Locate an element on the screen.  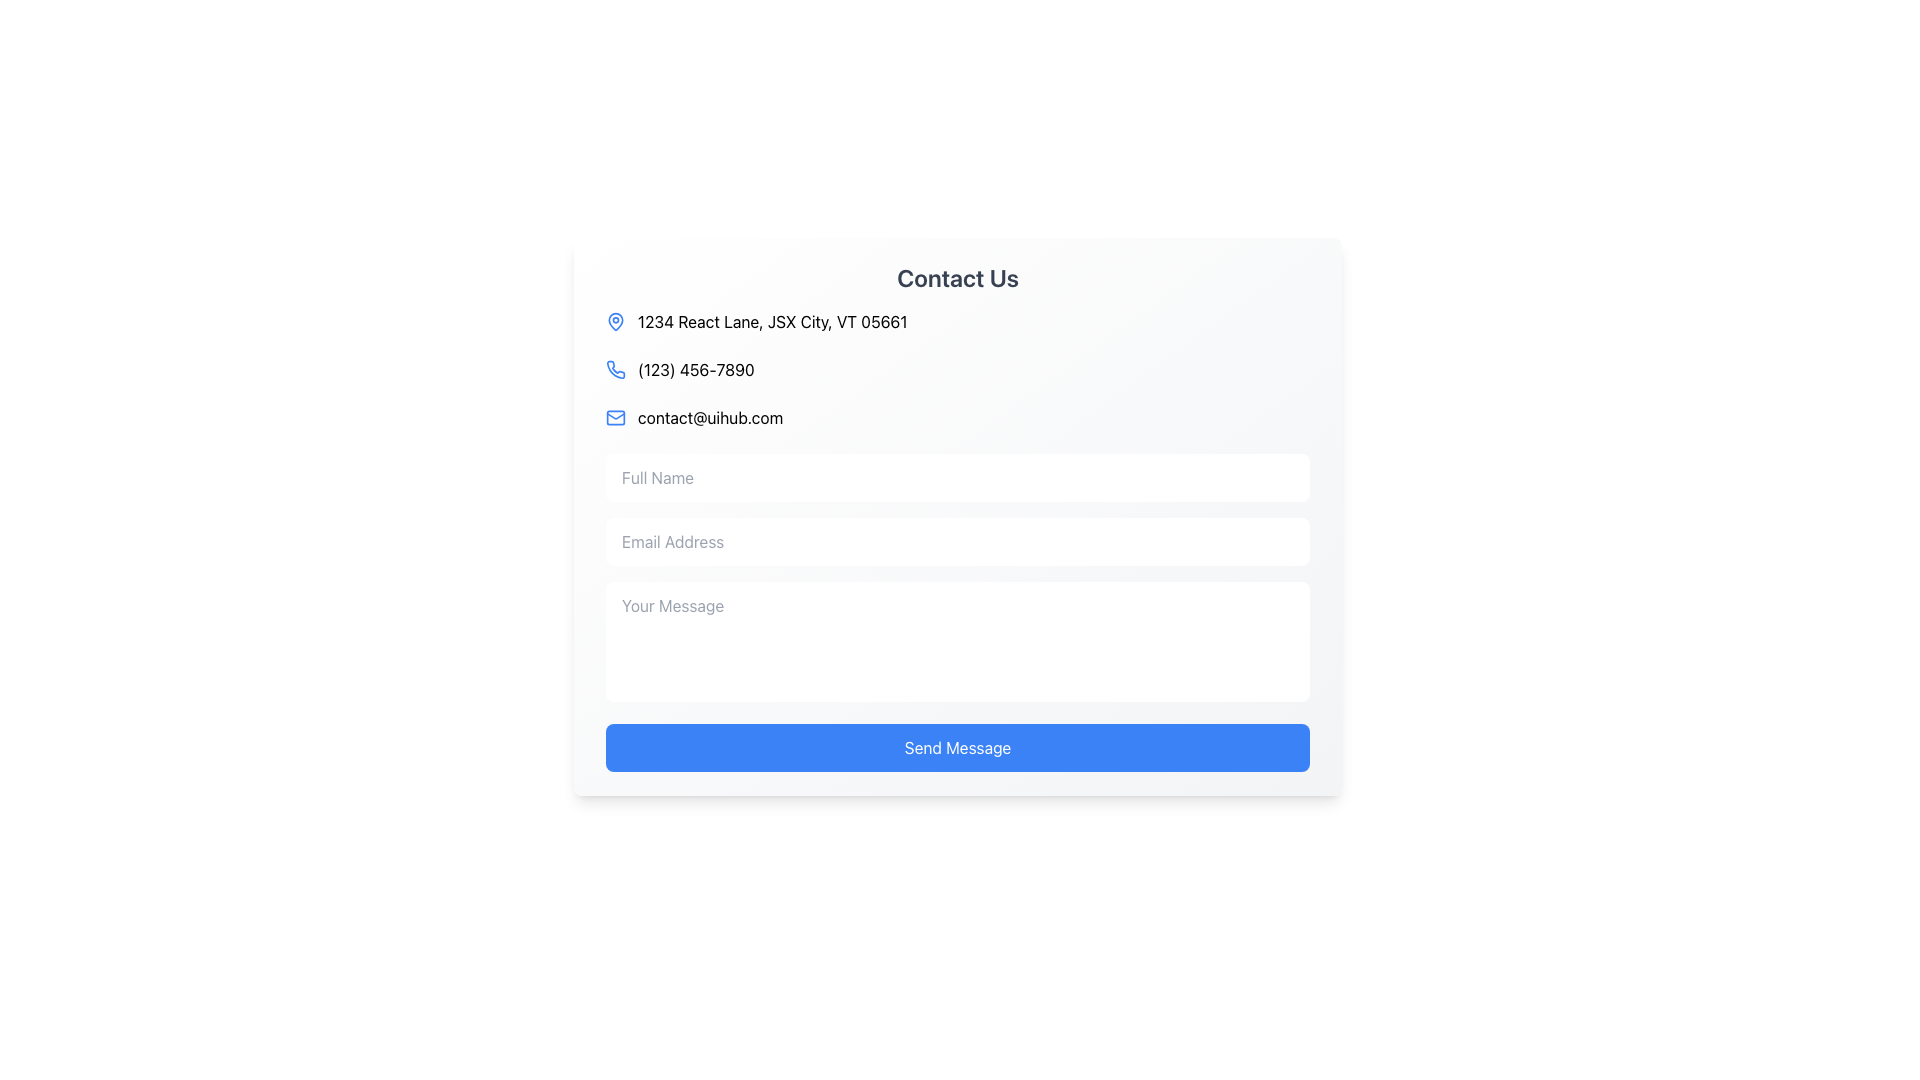
the 'Contact Us' text element, which is styled with bold, large font size and dark gray coloring, located at the top-center of the contact information panel is located at coordinates (957, 277).